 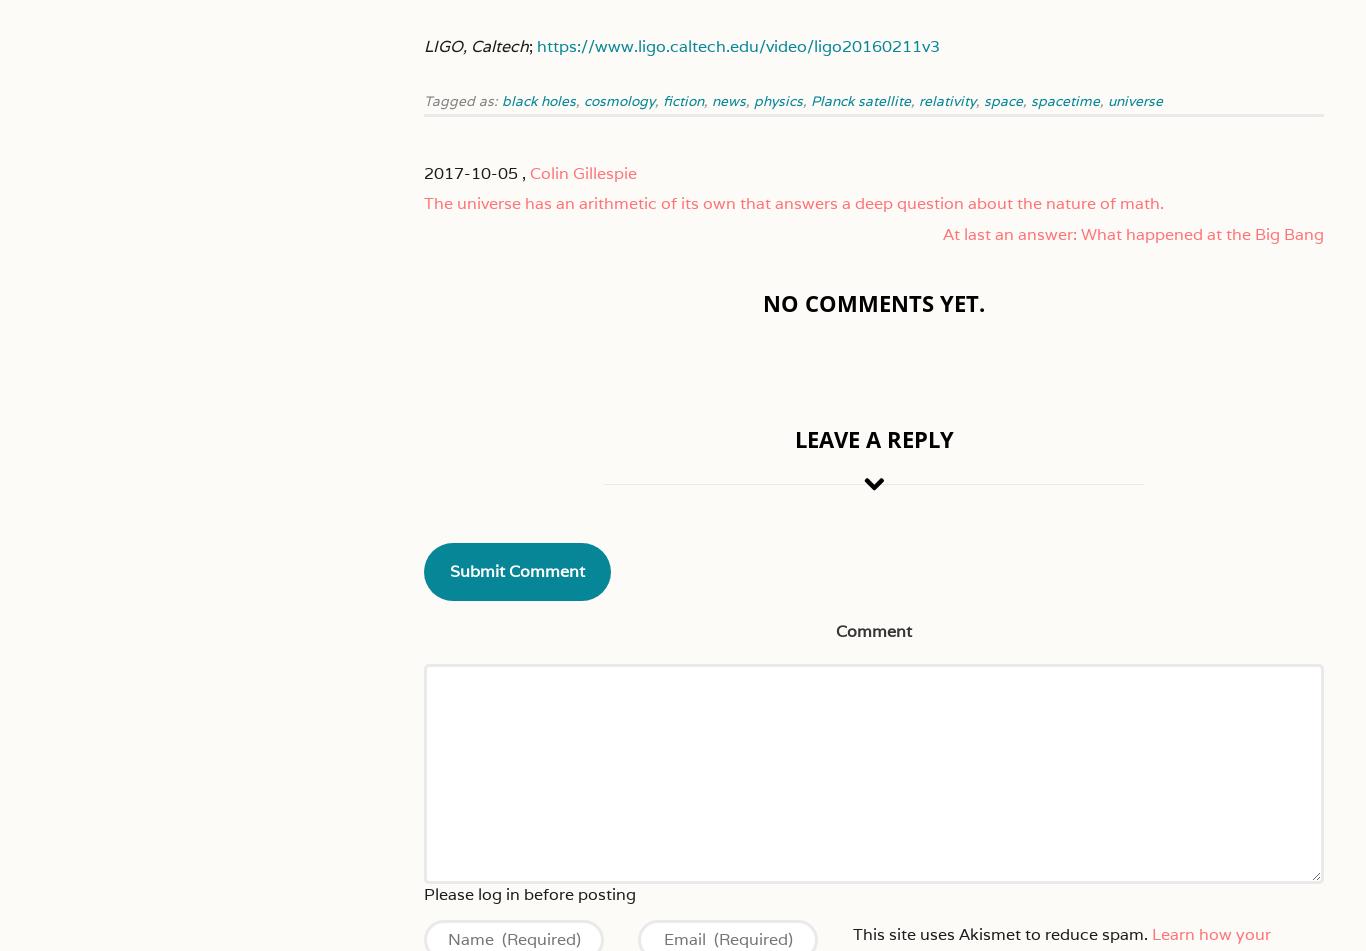 I want to click on 'relativity', so click(x=947, y=100).